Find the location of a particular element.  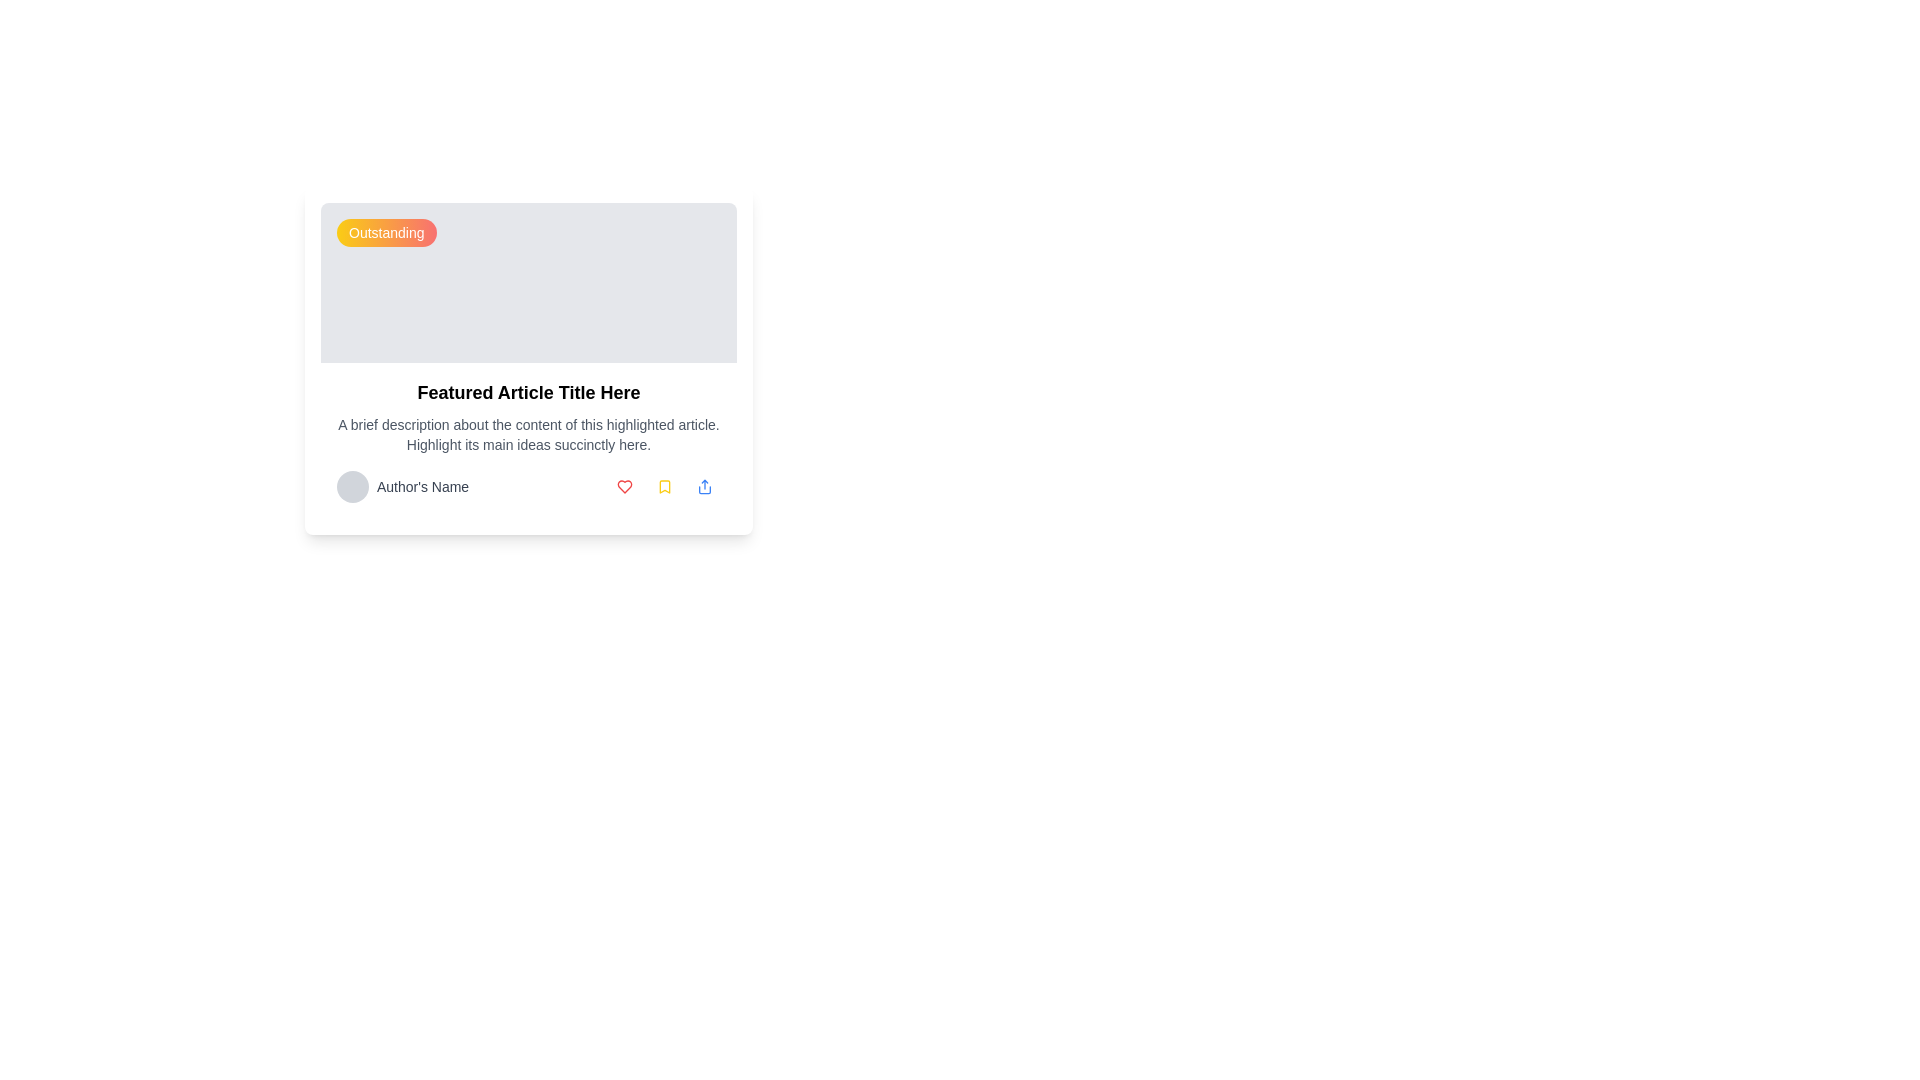

the descriptive text block, which is styled in gray and located below the title text of the article is located at coordinates (528, 434).